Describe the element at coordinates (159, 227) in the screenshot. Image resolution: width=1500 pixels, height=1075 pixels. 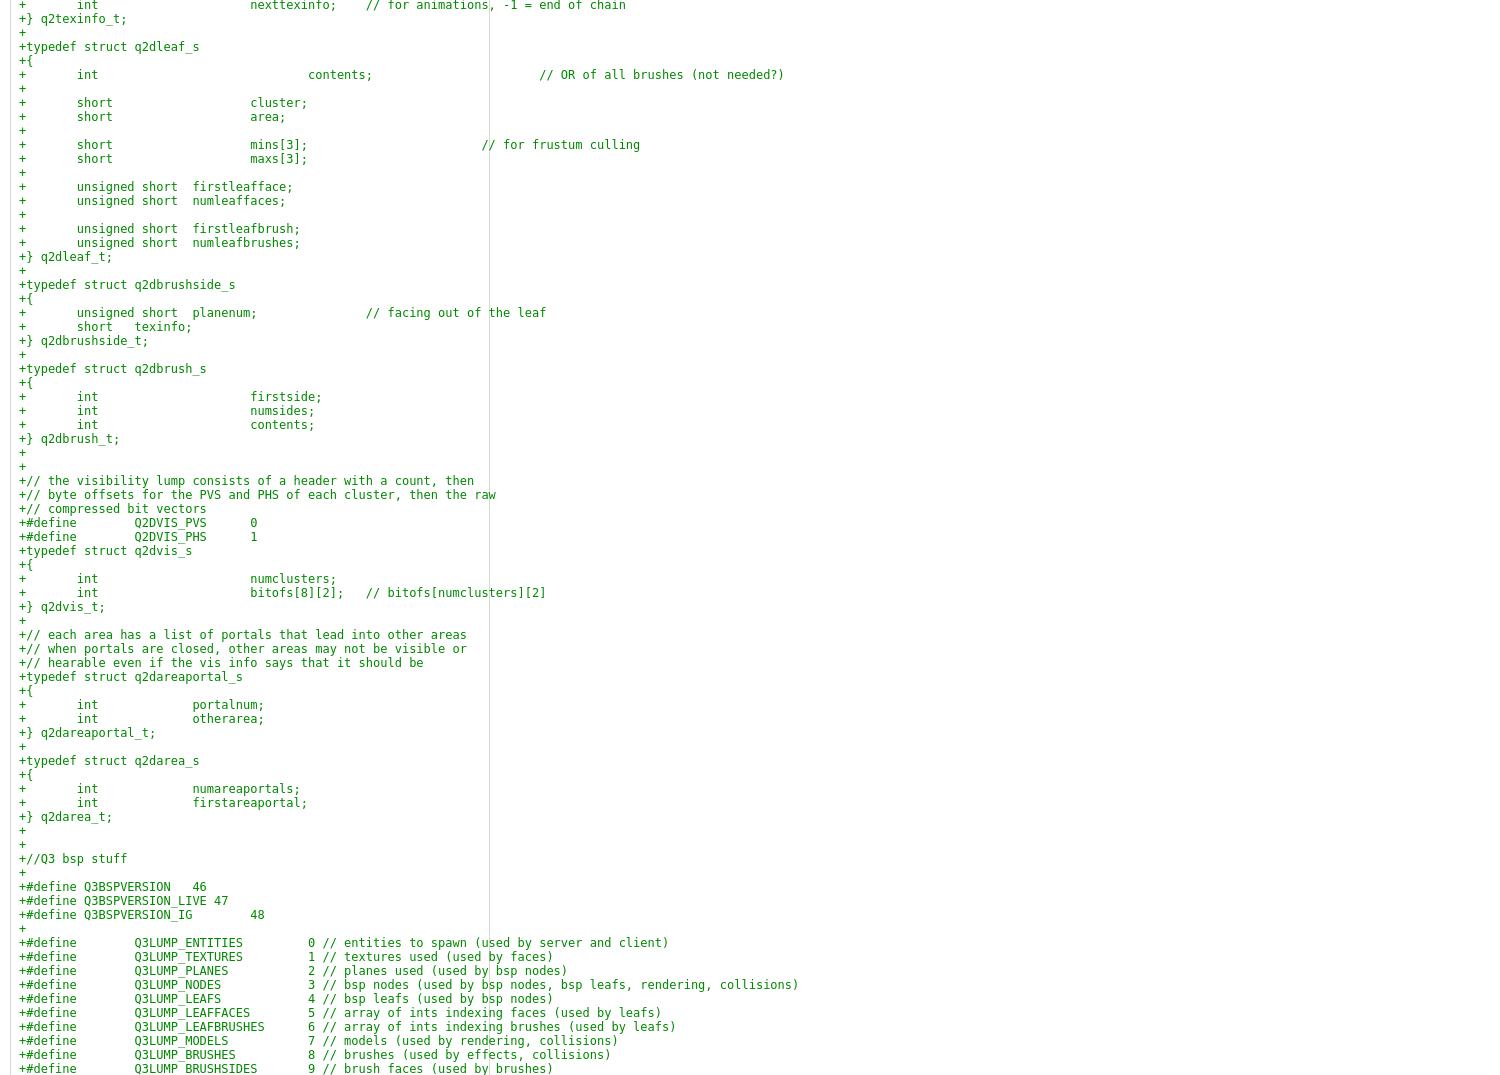
I see `'+       unsigned short  firstleafbrush;'` at that location.